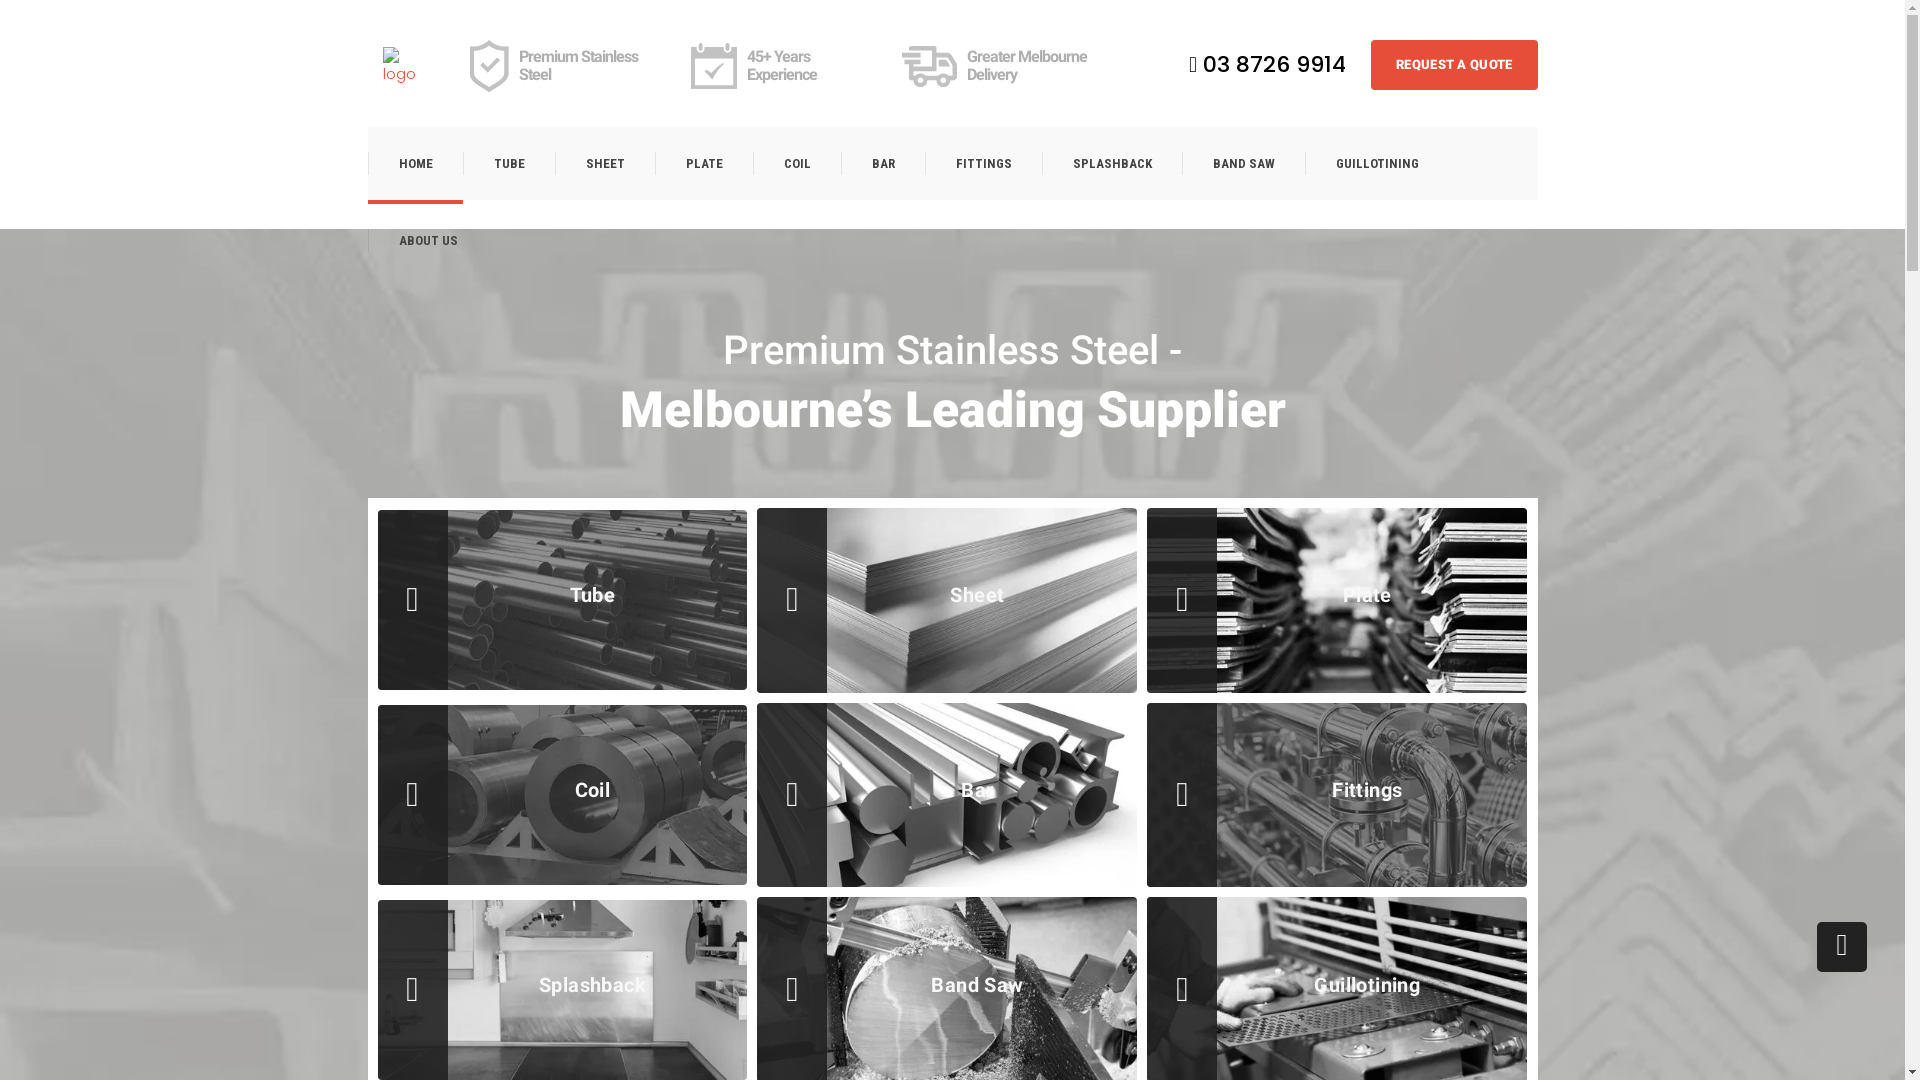 The width and height of the screenshot is (1920, 1080). Describe the element at coordinates (592, 593) in the screenshot. I see `'Tube'` at that location.